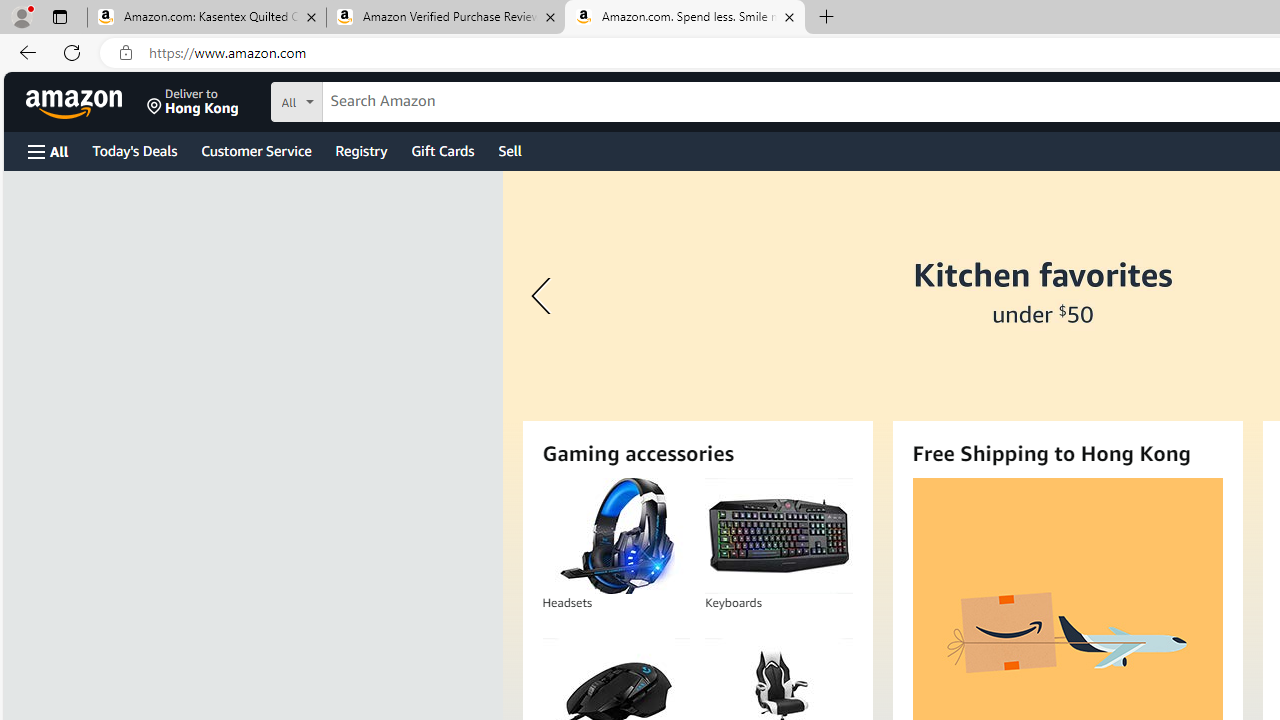  What do you see at coordinates (615, 535) in the screenshot?
I see `'Headsets'` at bounding box center [615, 535].